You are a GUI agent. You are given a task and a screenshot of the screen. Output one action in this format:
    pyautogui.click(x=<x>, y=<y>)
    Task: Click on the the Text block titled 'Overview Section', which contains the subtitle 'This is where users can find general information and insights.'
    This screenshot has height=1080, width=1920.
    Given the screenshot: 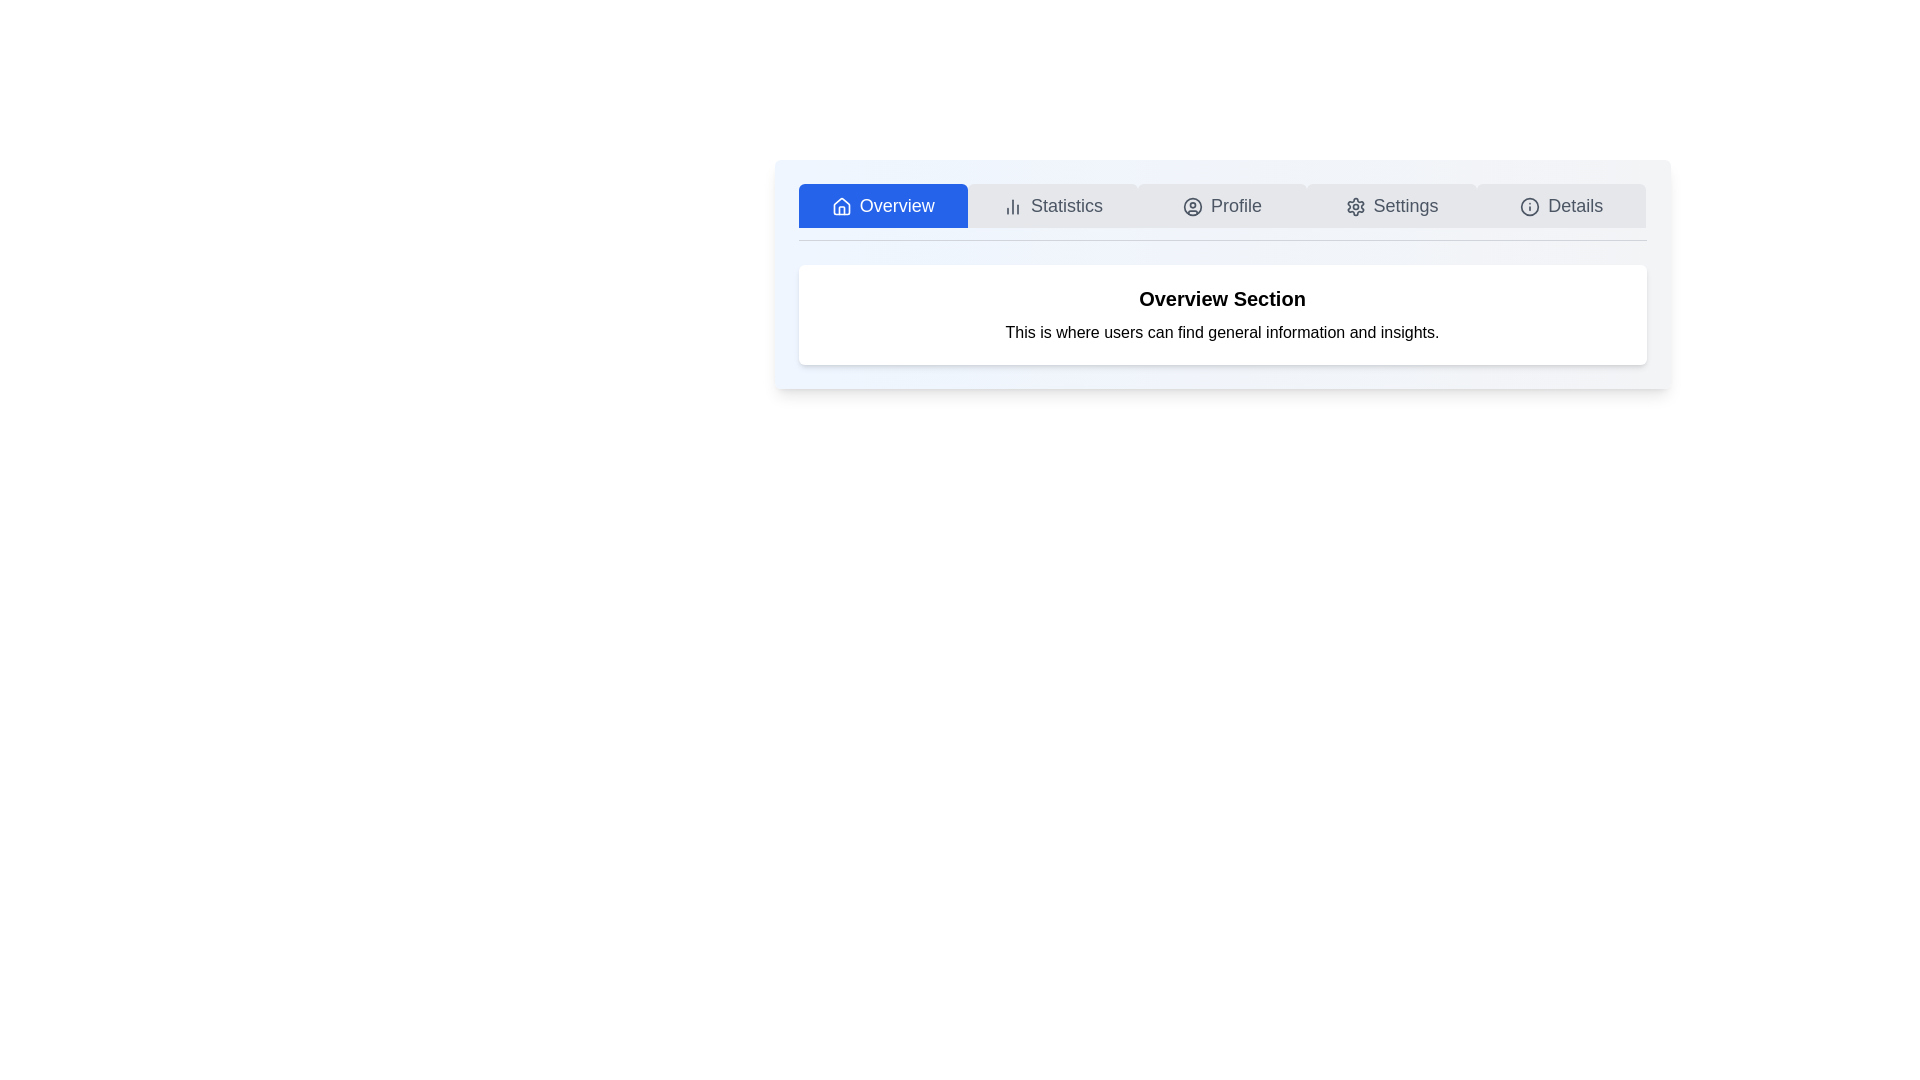 What is the action you would take?
    pyautogui.click(x=1221, y=315)
    